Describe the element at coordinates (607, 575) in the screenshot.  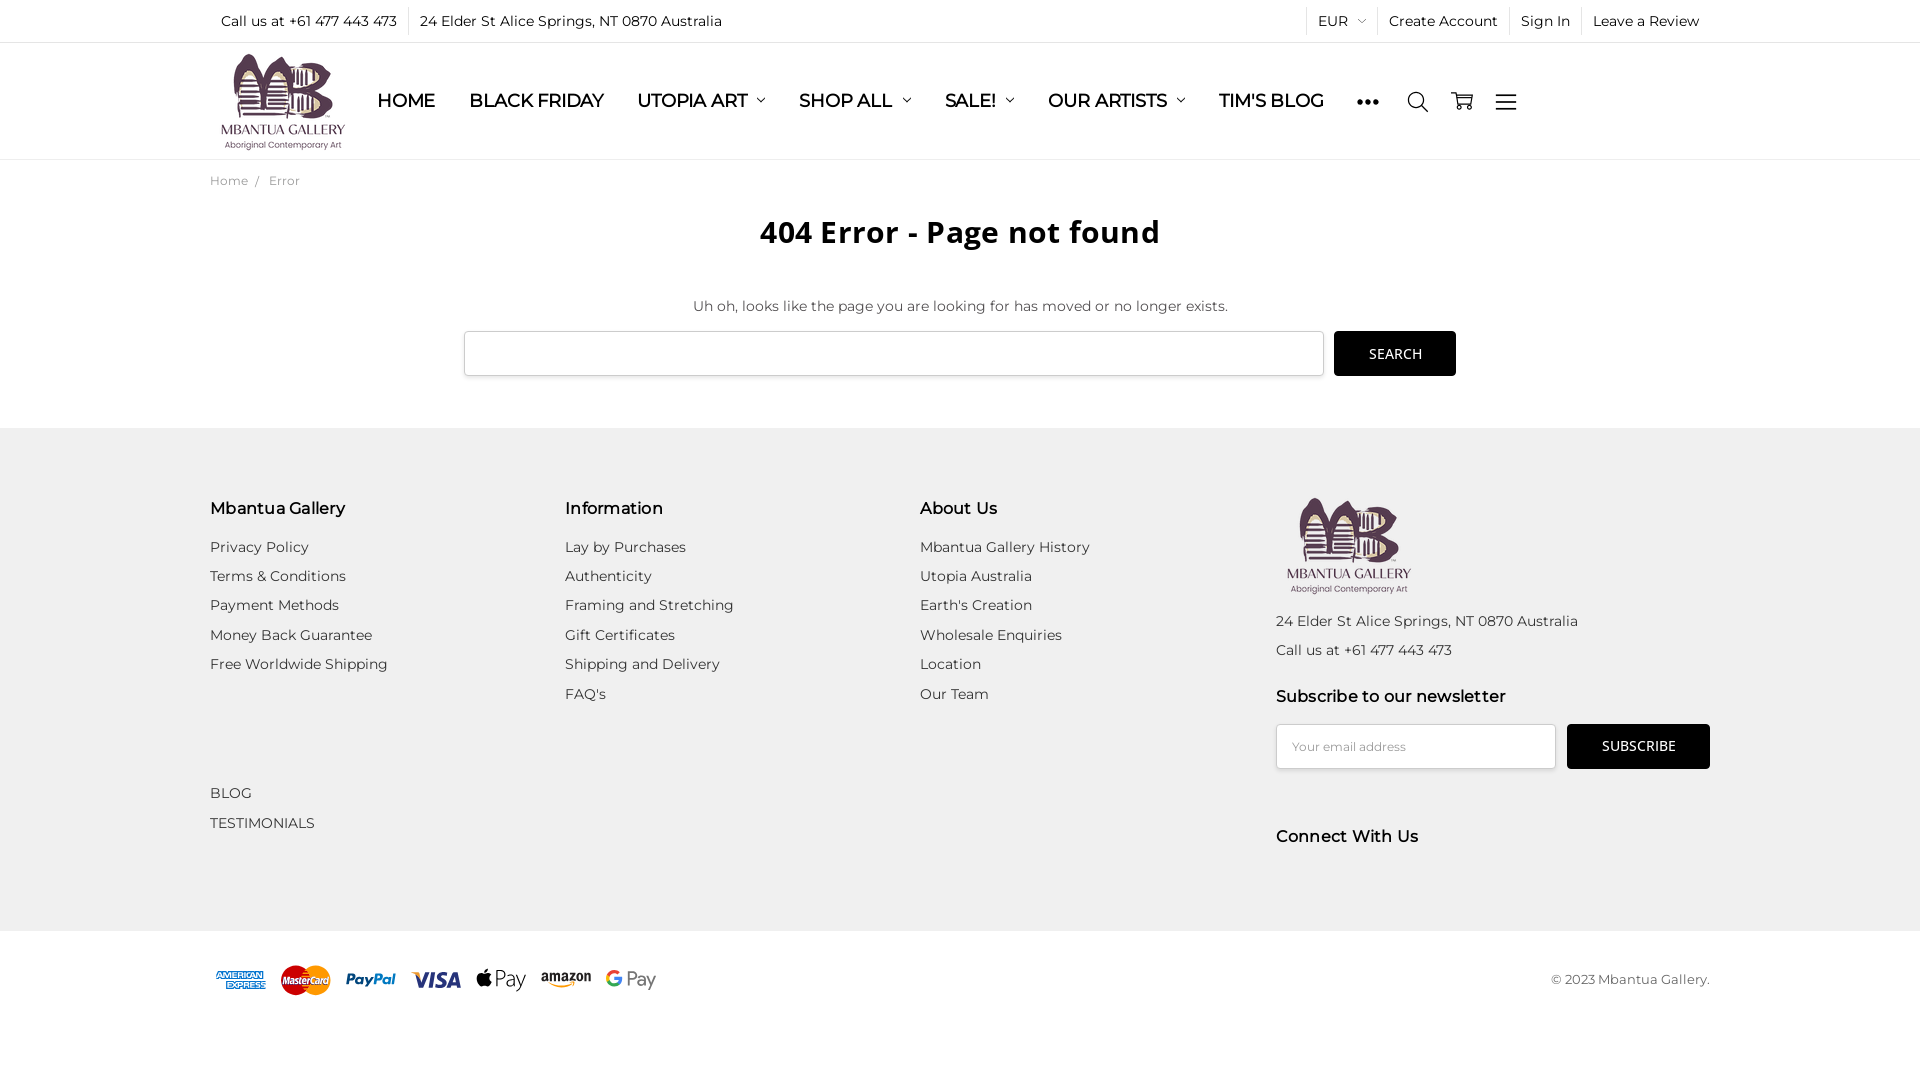
I see `'Authenticity'` at that location.